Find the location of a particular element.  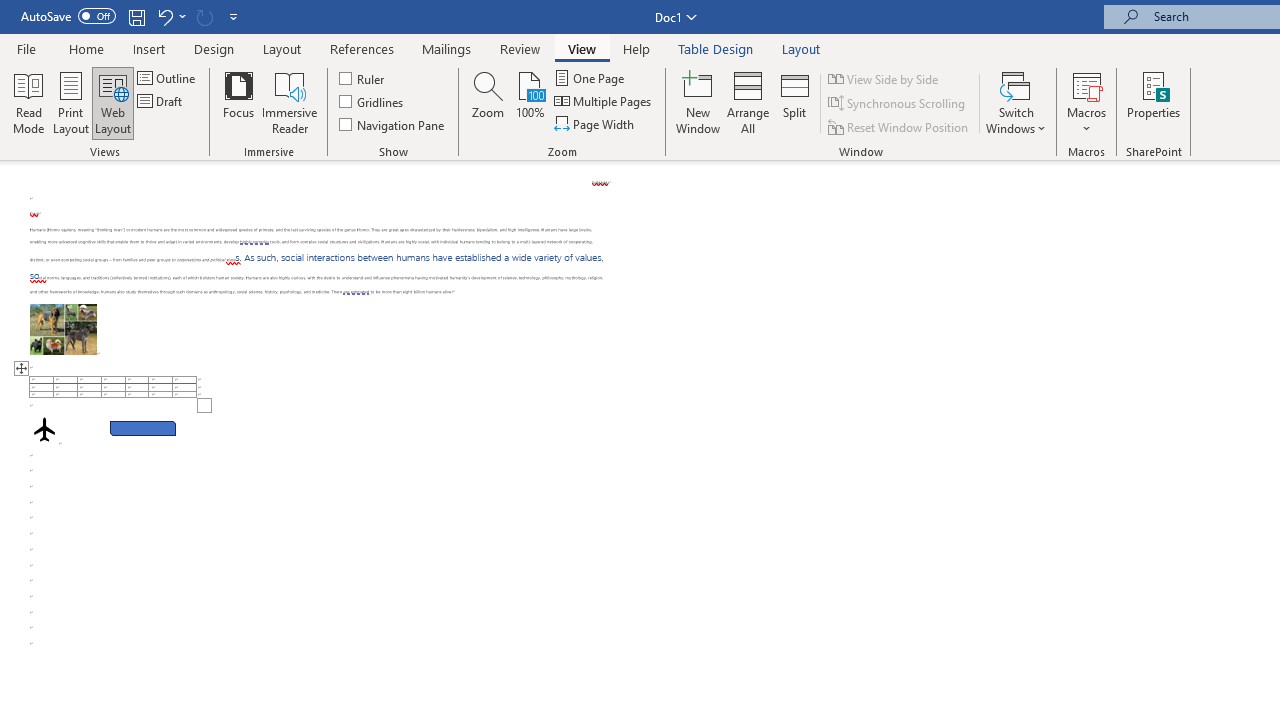

'Can' is located at coordinates (204, 16).